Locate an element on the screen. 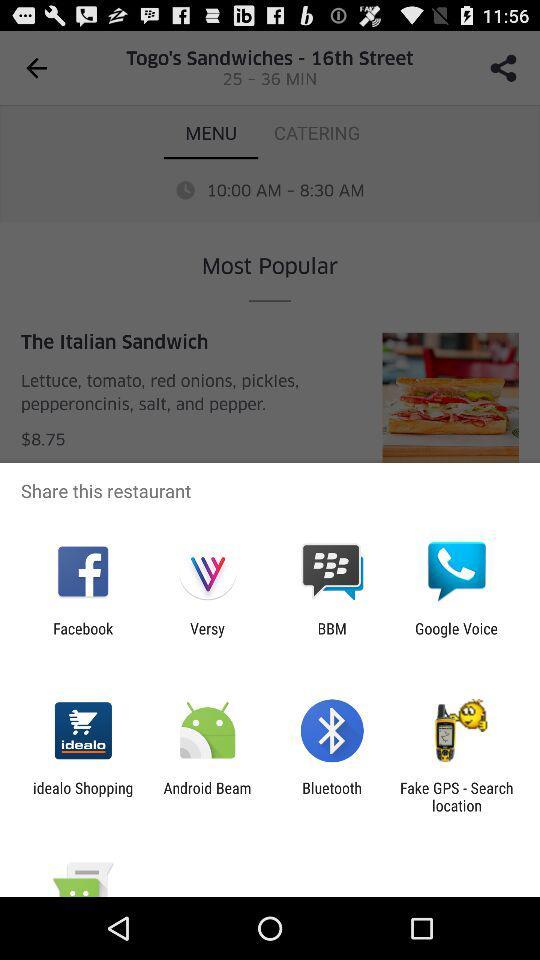 The width and height of the screenshot is (540, 960). the google voice icon is located at coordinates (456, 636).